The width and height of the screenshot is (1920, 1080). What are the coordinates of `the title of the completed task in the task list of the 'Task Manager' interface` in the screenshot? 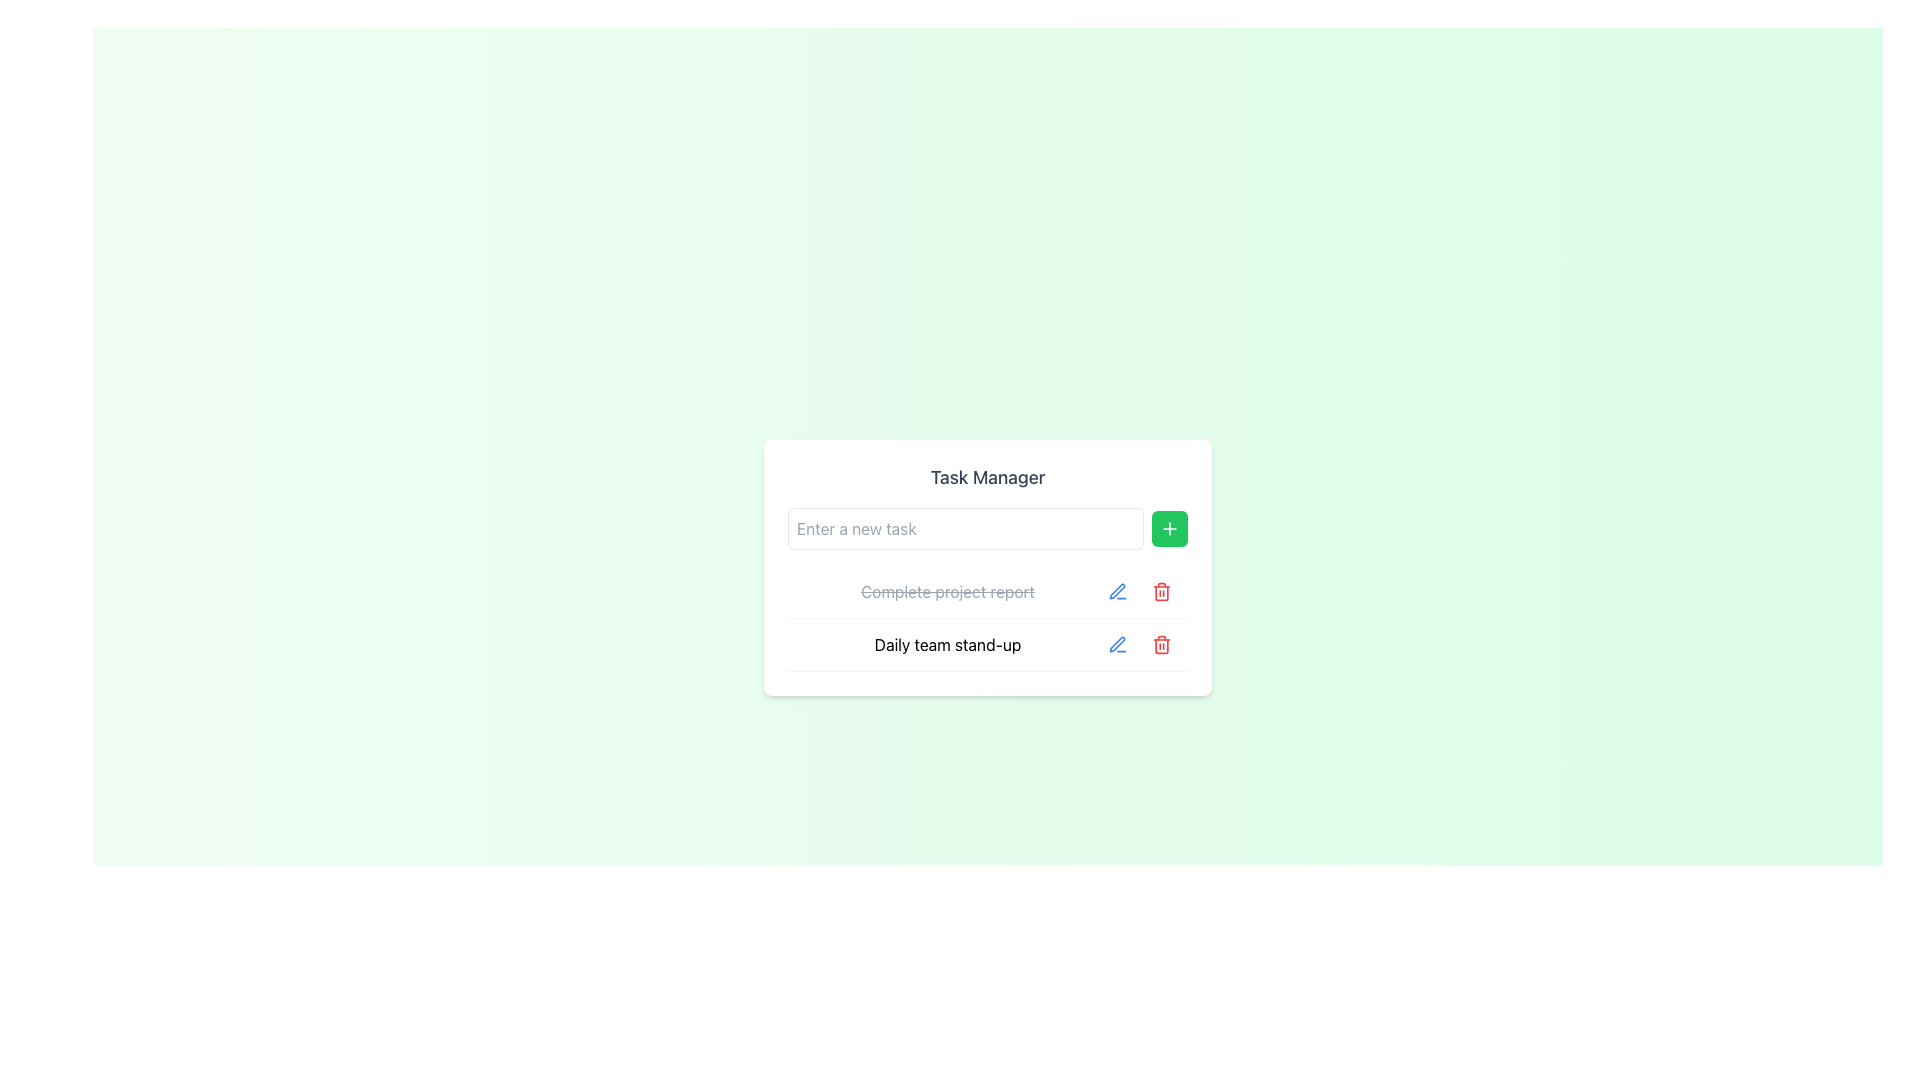 It's located at (947, 590).